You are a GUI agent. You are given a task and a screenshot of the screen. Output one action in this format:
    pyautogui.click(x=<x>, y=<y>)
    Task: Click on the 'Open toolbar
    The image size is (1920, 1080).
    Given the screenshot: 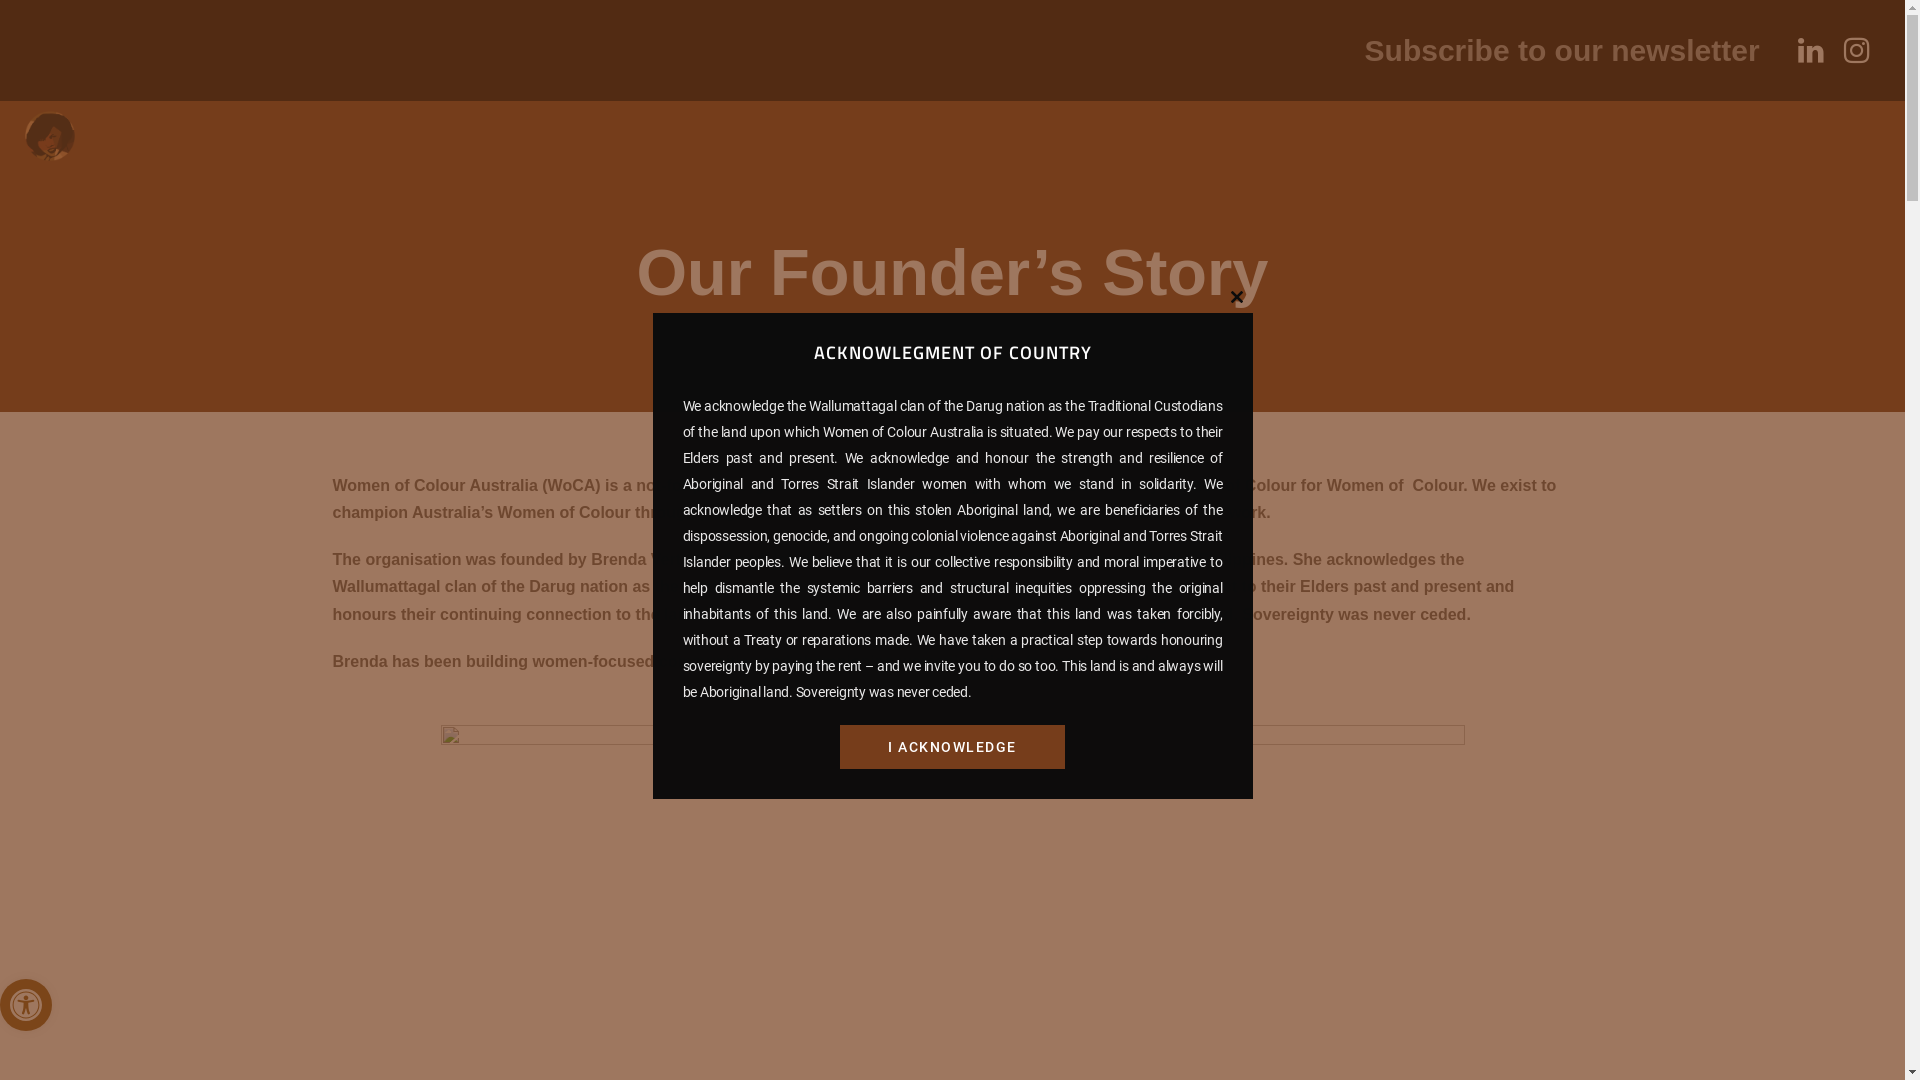 What is the action you would take?
    pyautogui.click(x=25, y=1005)
    